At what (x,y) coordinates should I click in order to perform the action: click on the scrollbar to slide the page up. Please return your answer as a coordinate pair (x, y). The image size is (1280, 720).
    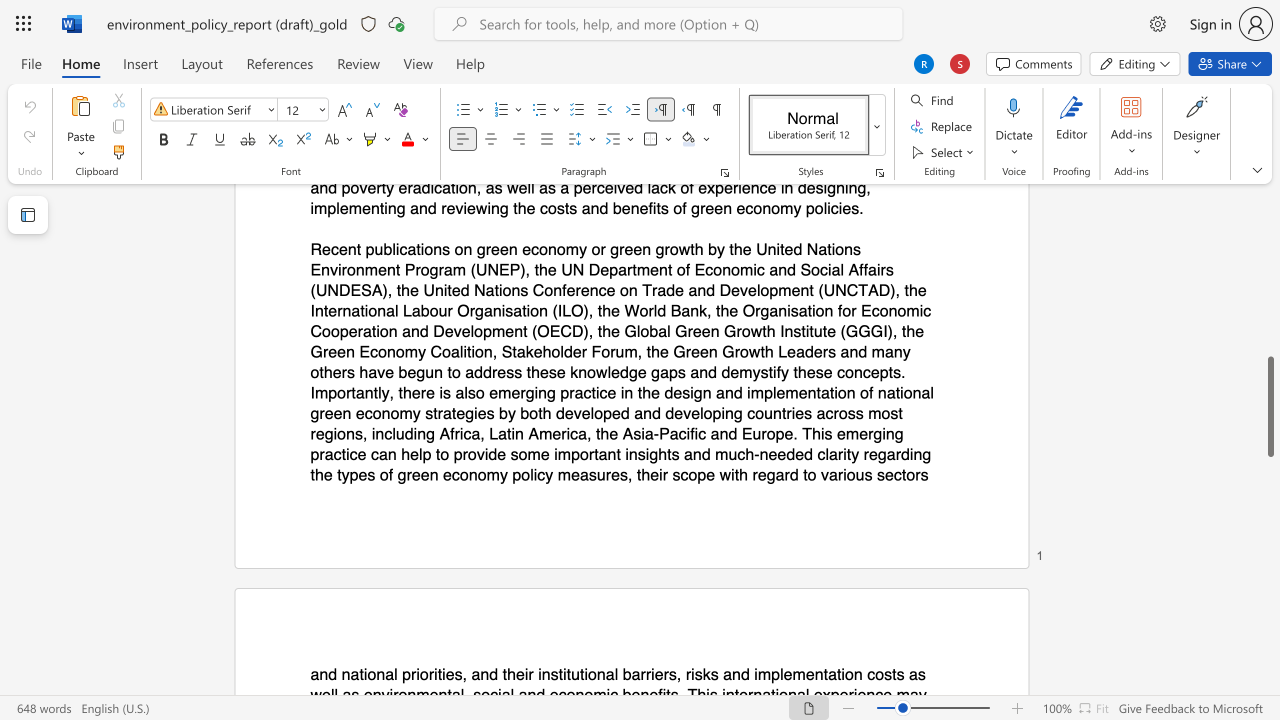
    Looking at the image, I should click on (1269, 220).